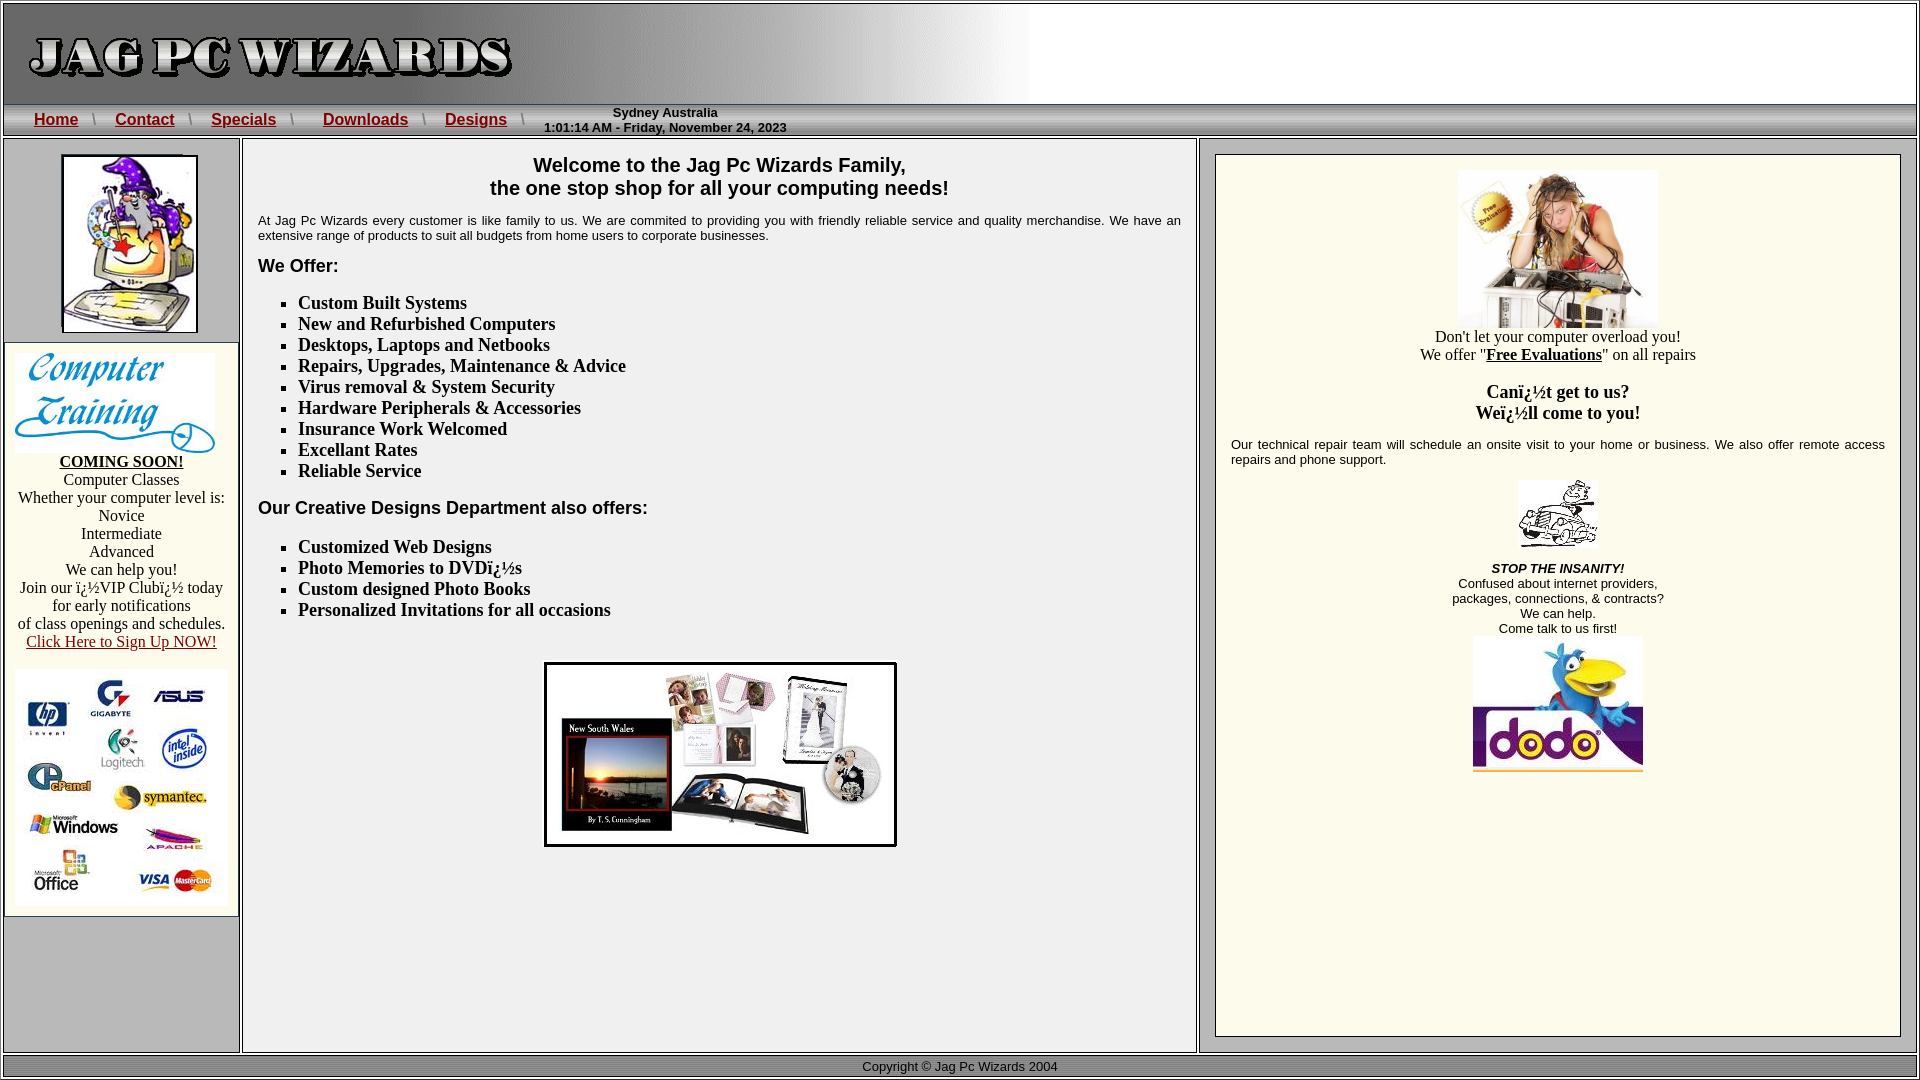 The image size is (1920, 1080). Describe the element at coordinates (143, 119) in the screenshot. I see `'Contact'` at that location.